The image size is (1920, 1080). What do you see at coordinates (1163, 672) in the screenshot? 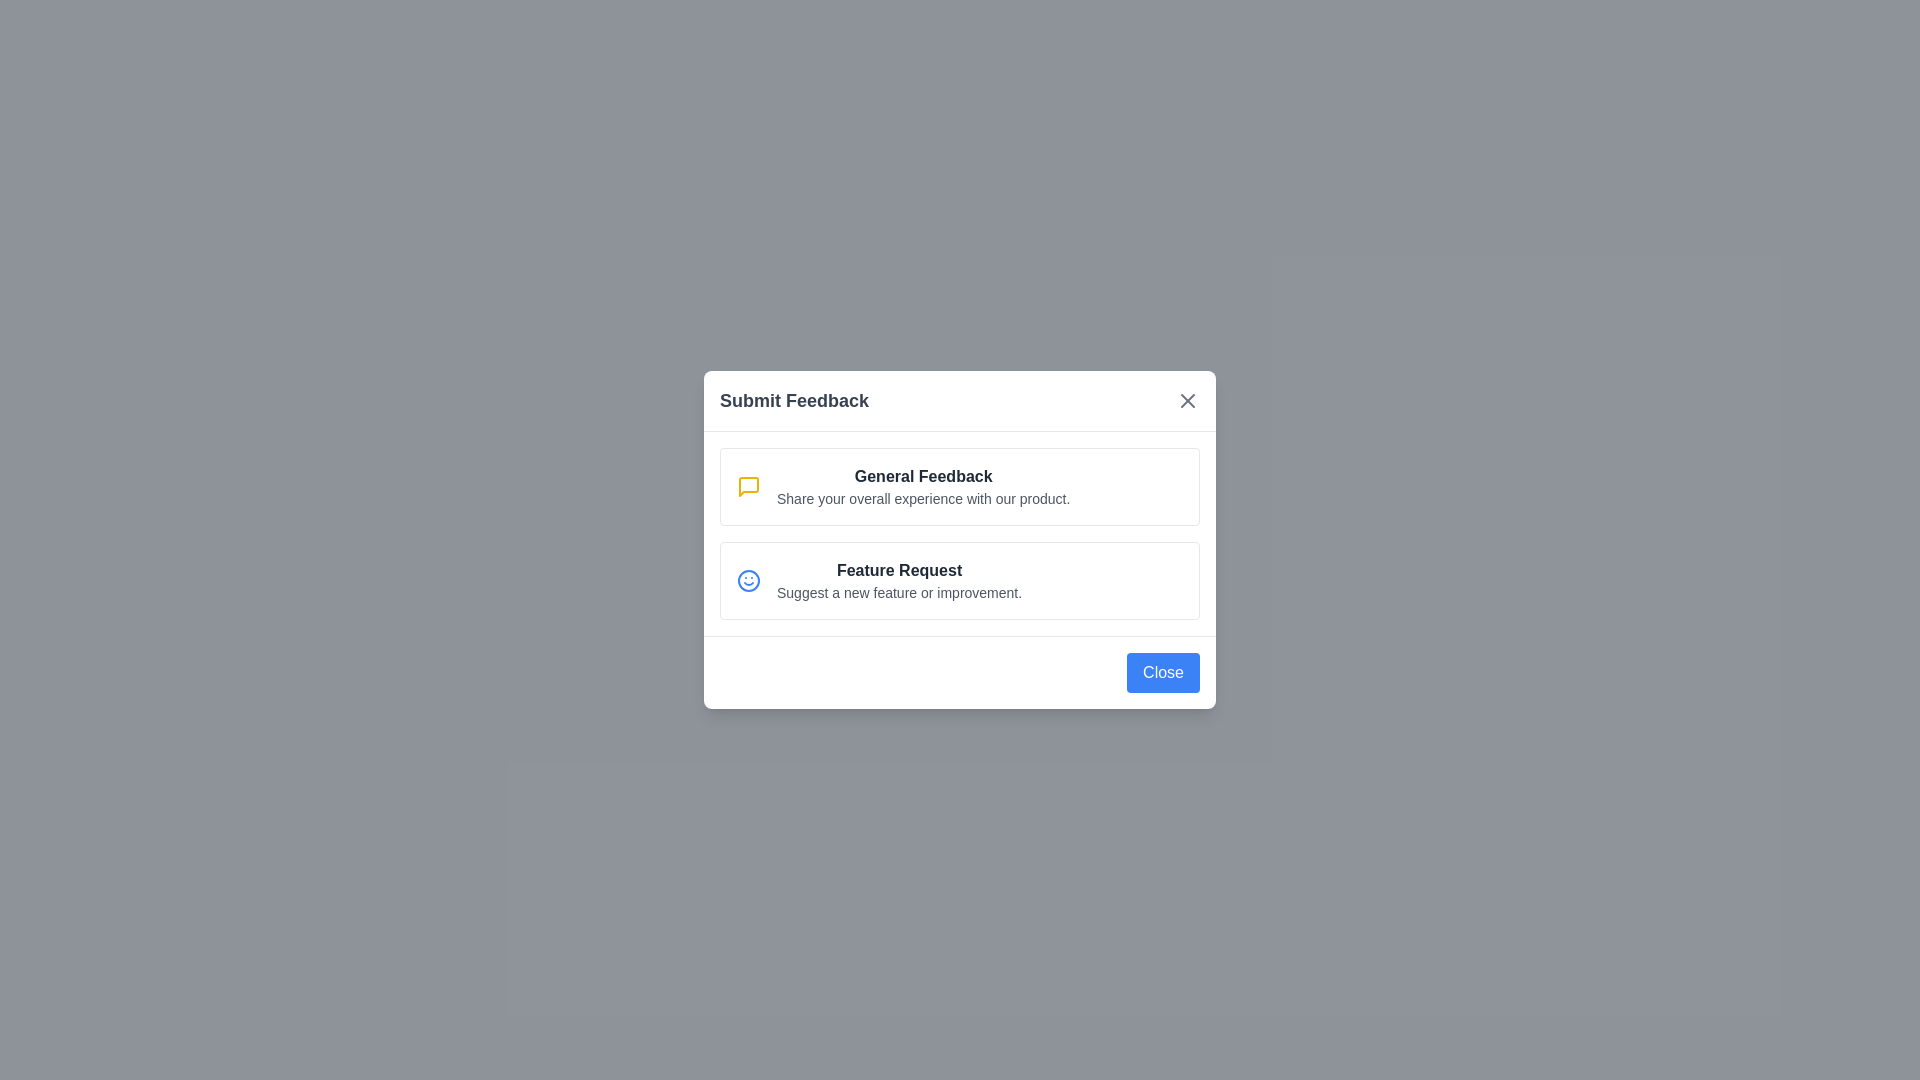
I see `the 'Close' button located in the footer of the FeedbackDialog component` at bounding box center [1163, 672].